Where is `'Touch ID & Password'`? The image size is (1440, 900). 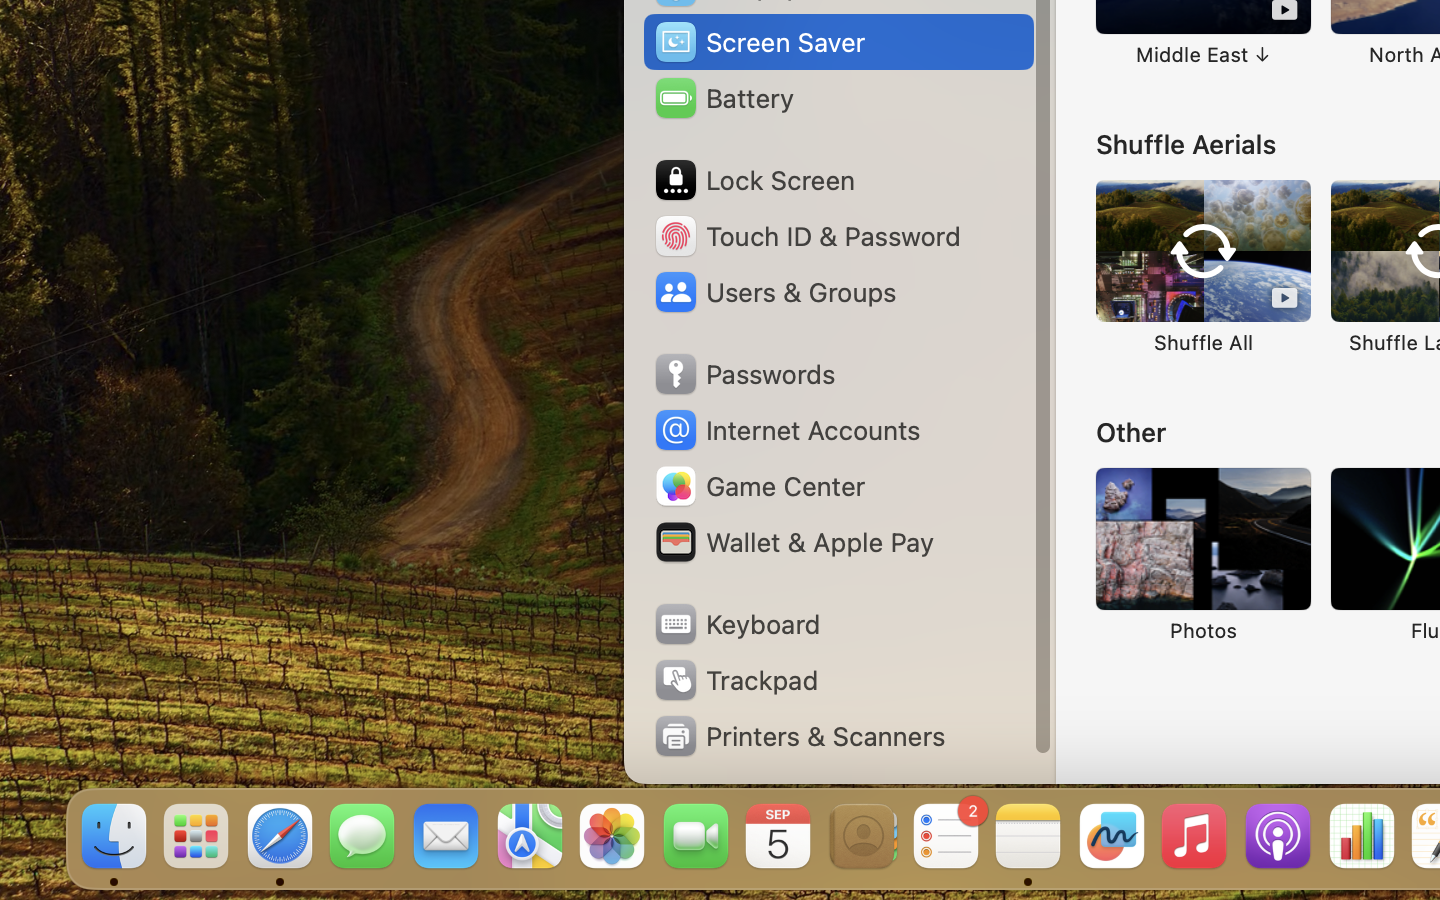
'Touch ID & Password' is located at coordinates (806, 234).